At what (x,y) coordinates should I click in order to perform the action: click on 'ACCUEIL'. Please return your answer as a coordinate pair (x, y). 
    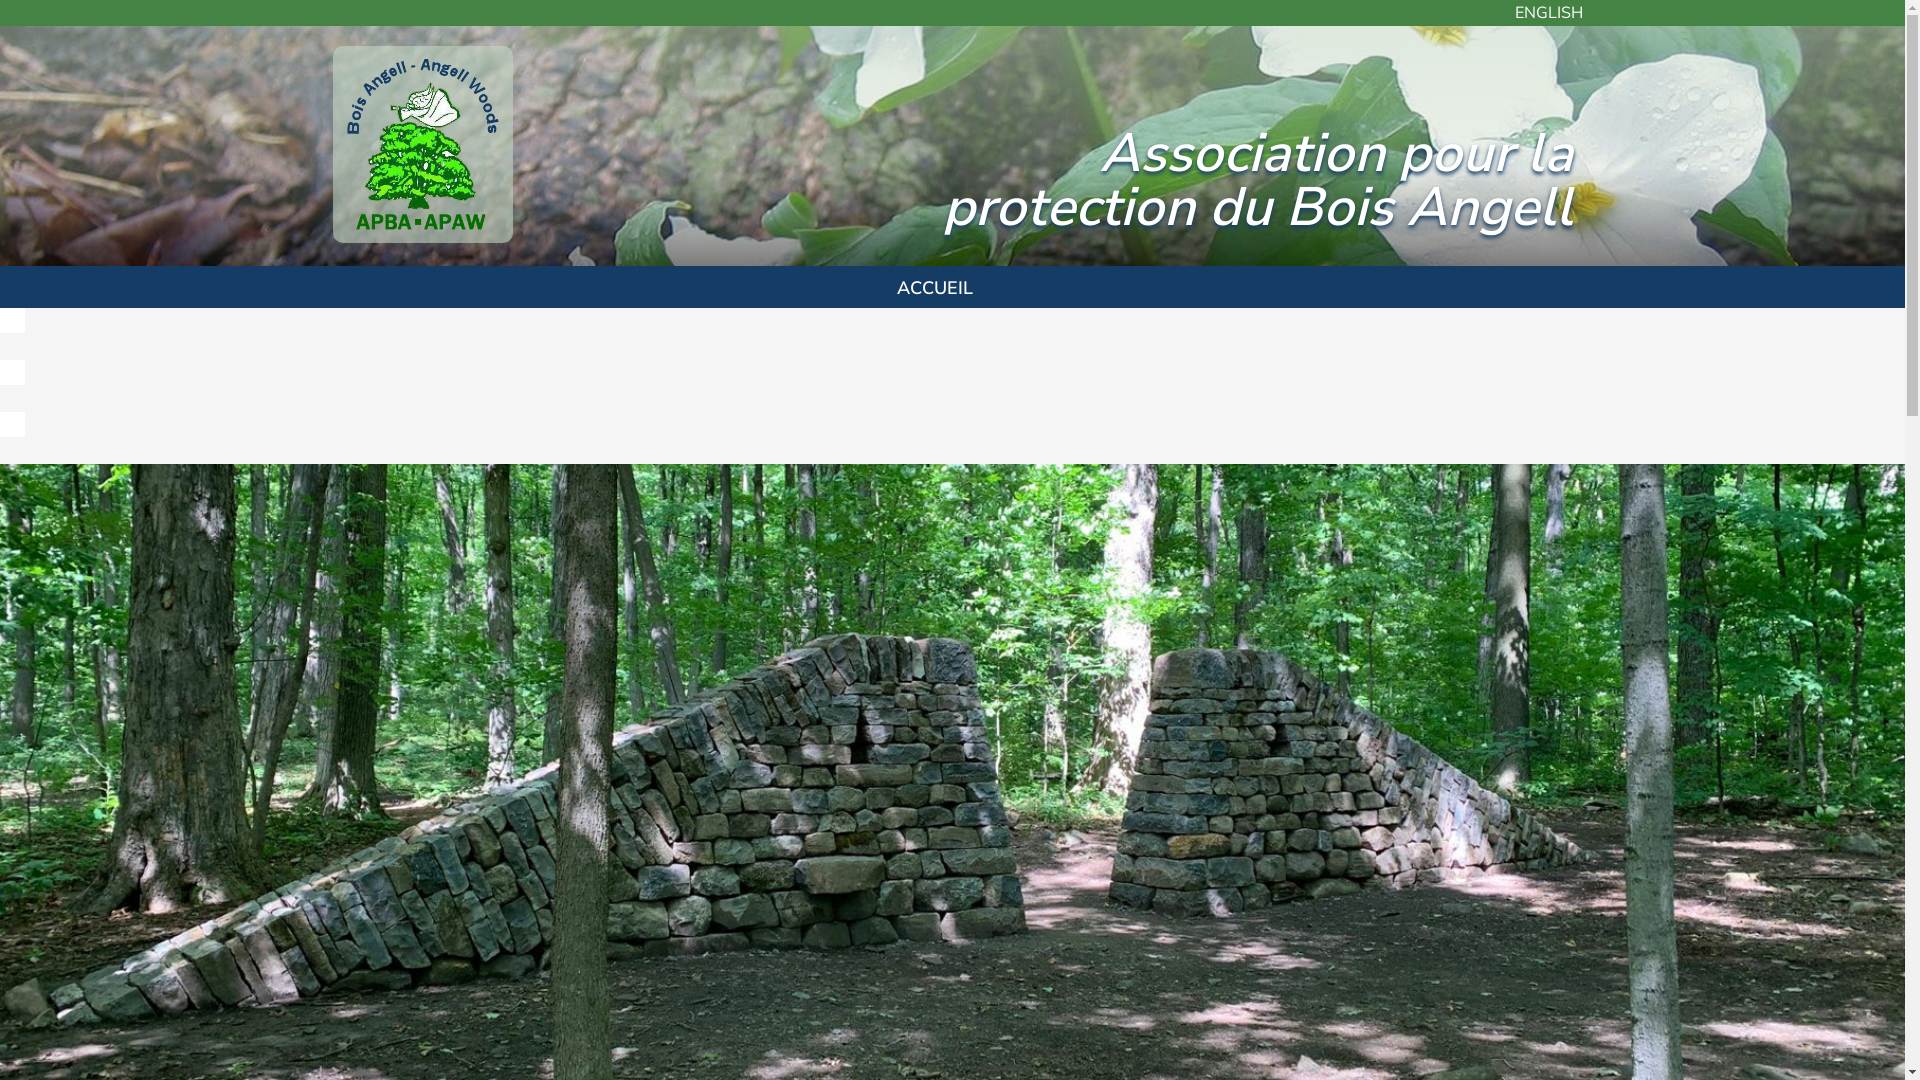
    Looking at the image, I should click on (934, 286).